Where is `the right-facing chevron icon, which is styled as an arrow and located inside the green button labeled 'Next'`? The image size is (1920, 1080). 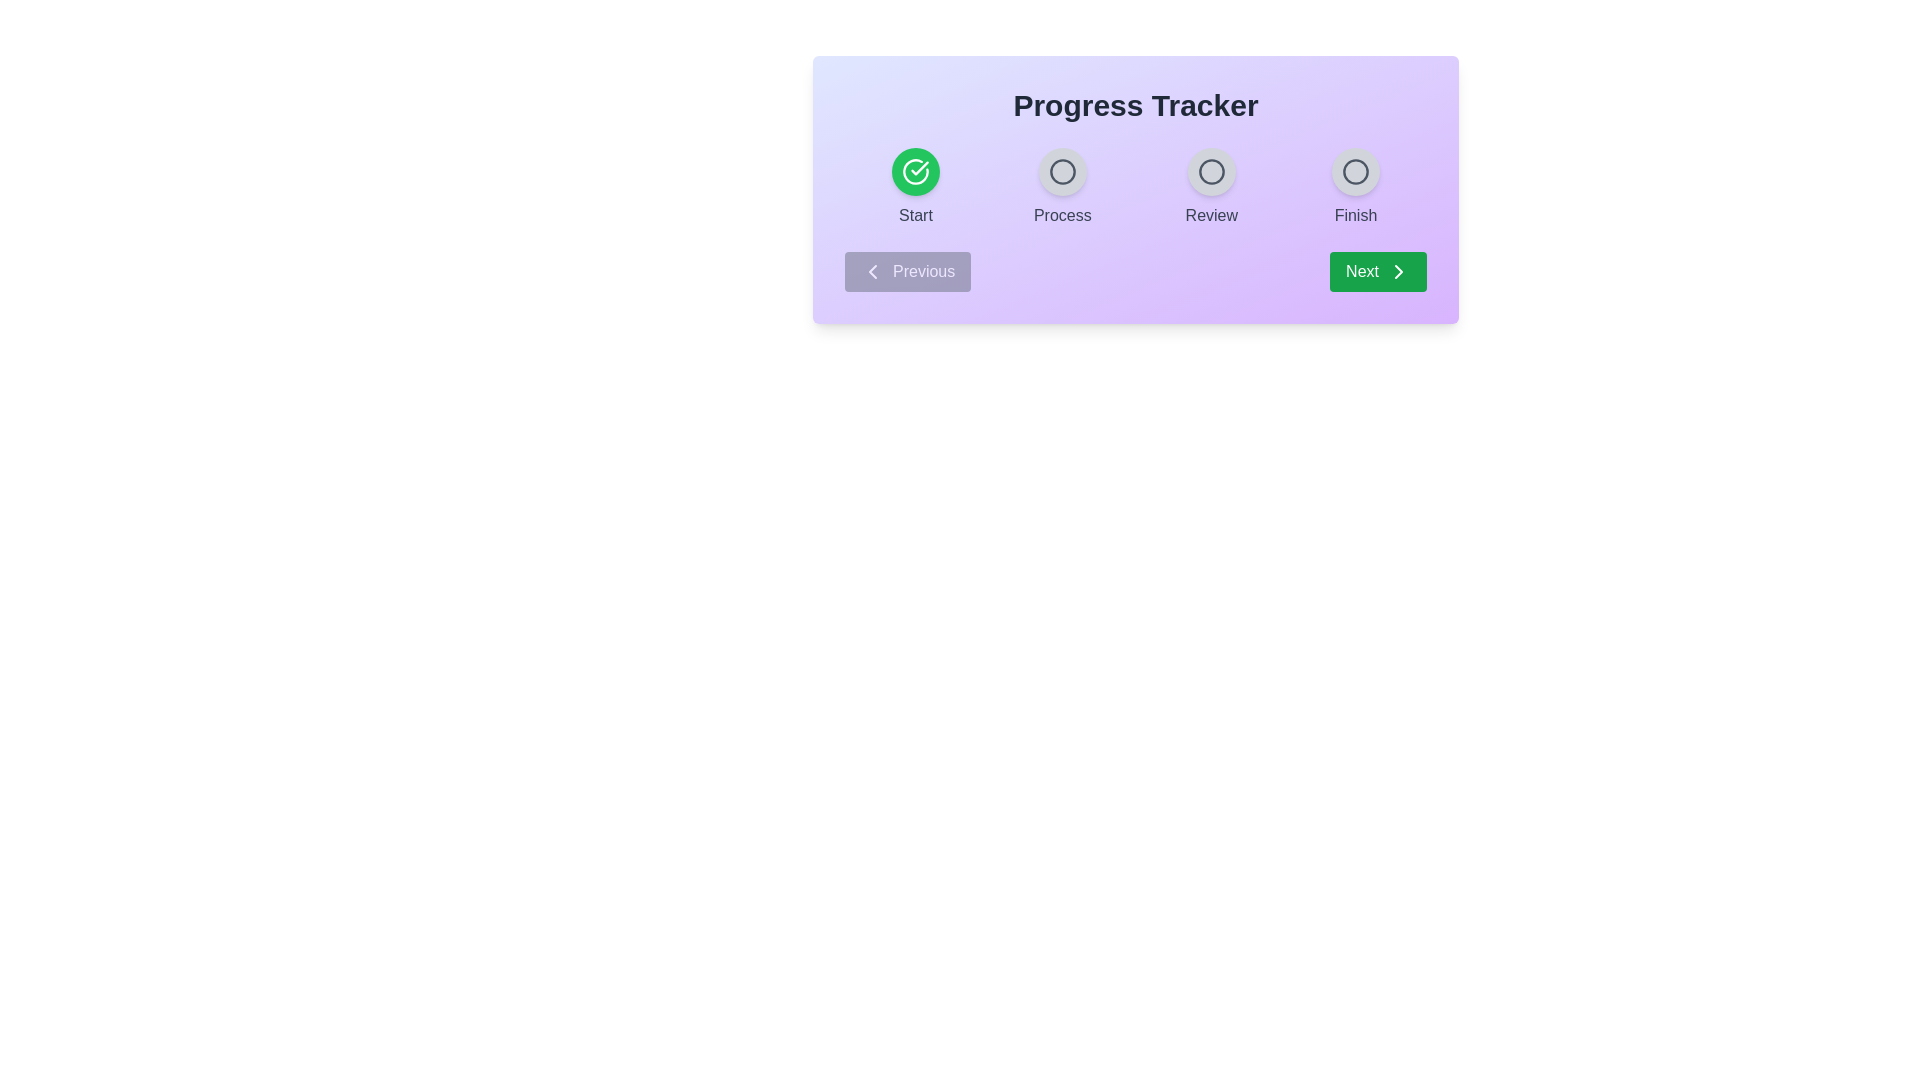
the right-facing chevron icon, which is styled as an arrow and located inside the green button labeled 'Next' is located at coordinates (1397, 272).